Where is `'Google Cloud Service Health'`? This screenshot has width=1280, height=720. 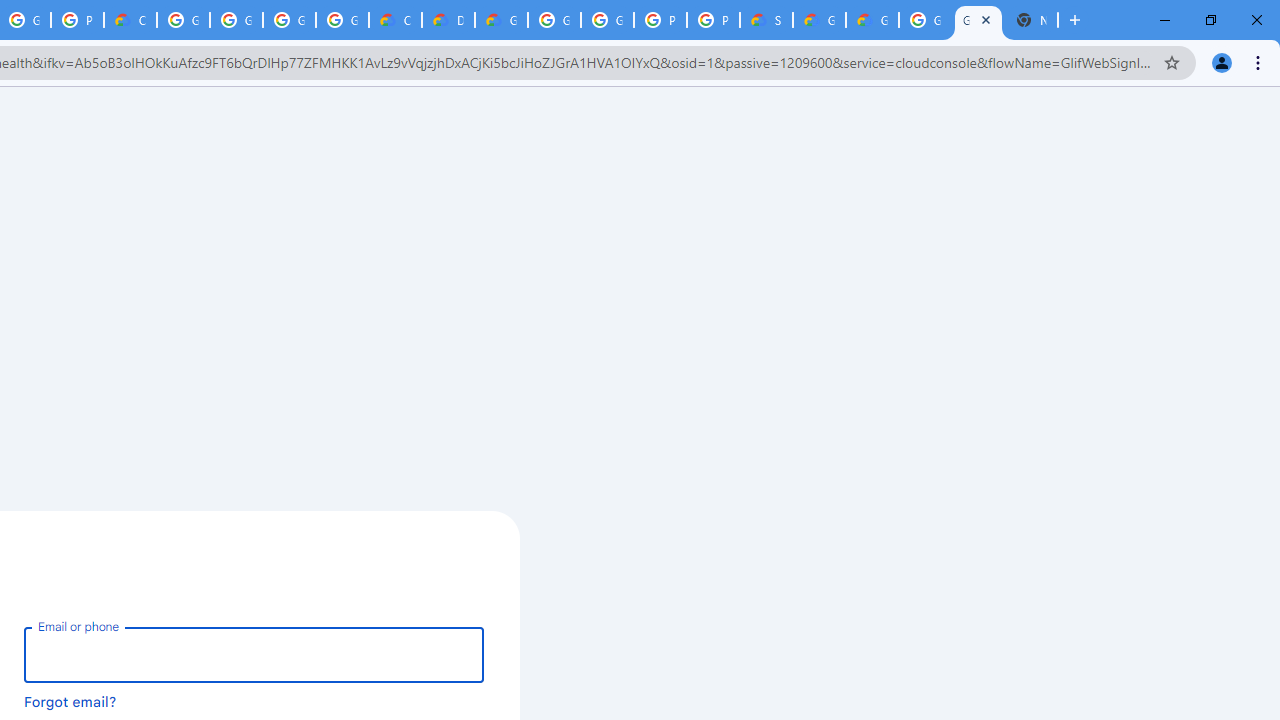 'Google Cloud Service Health' is located at coordinates (872, 20).